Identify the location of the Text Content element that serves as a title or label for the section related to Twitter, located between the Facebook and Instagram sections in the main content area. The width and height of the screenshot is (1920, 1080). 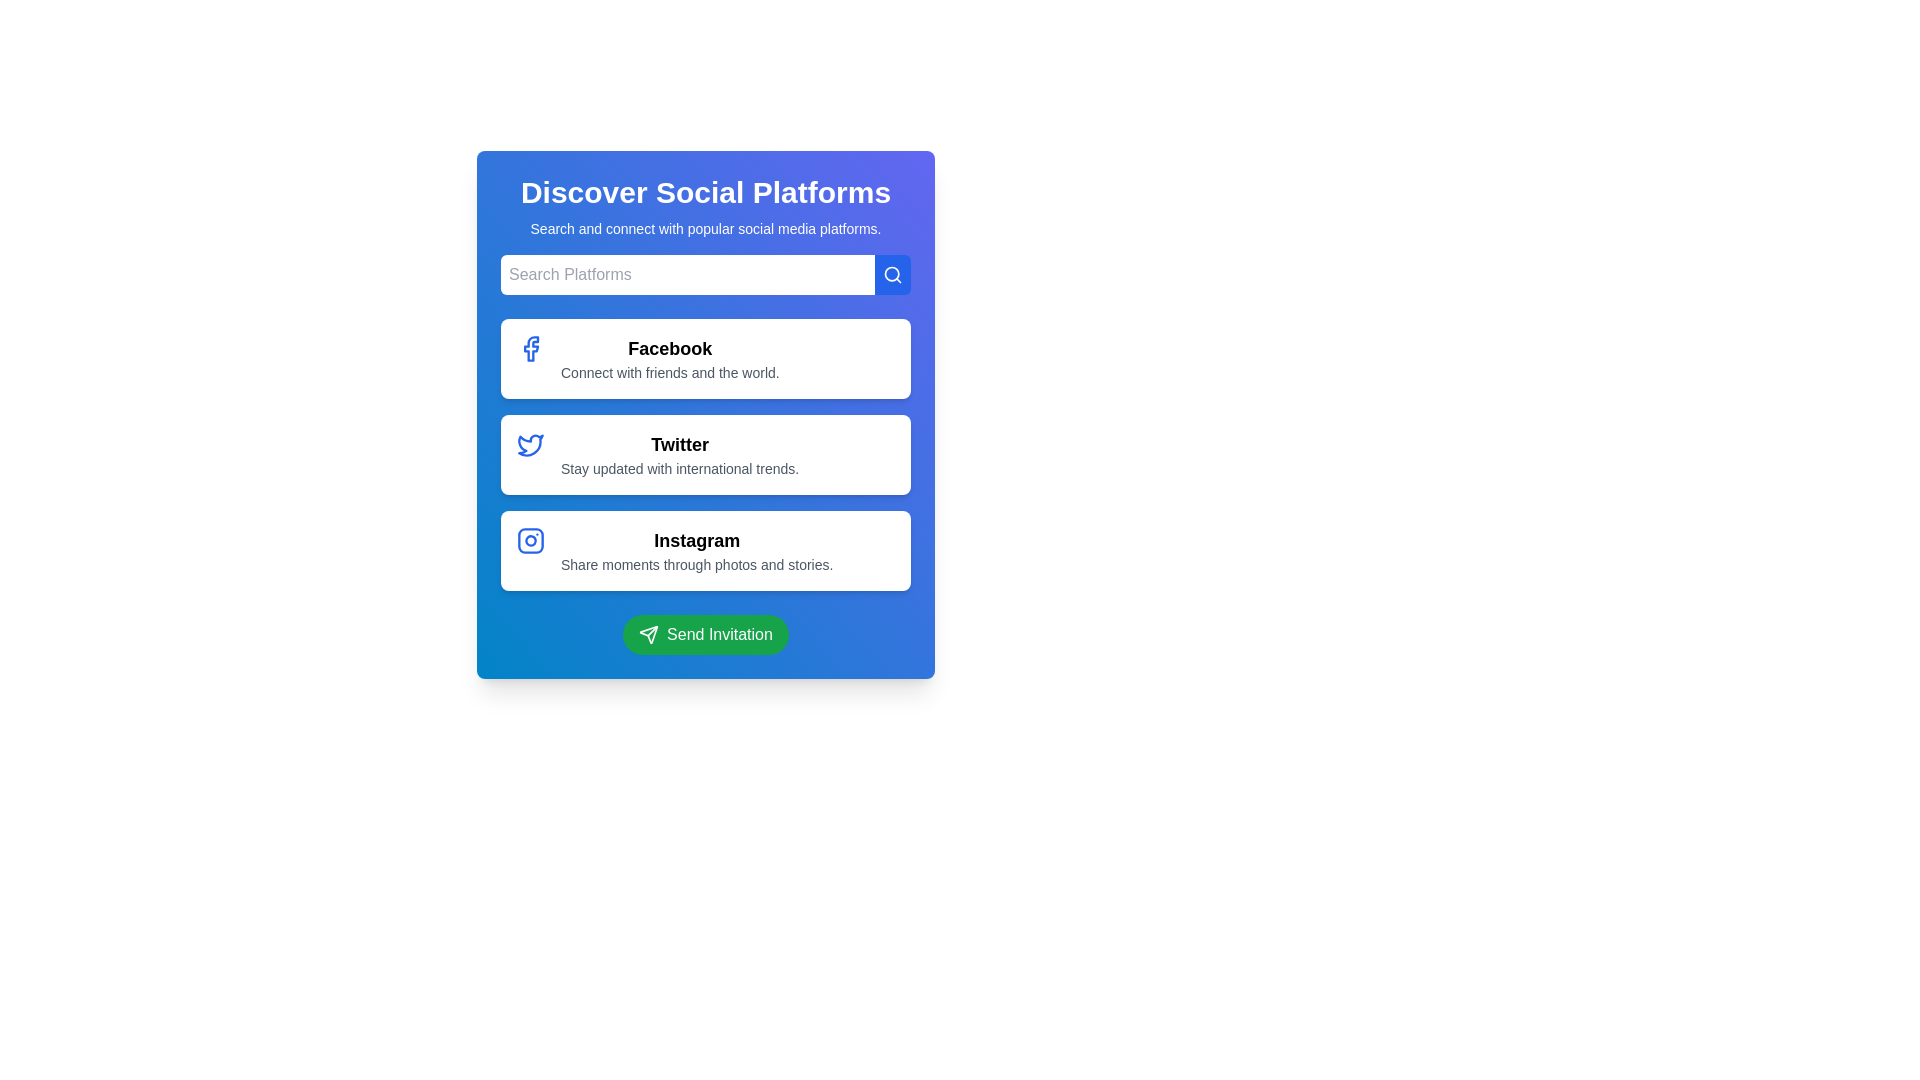
(680, 443).